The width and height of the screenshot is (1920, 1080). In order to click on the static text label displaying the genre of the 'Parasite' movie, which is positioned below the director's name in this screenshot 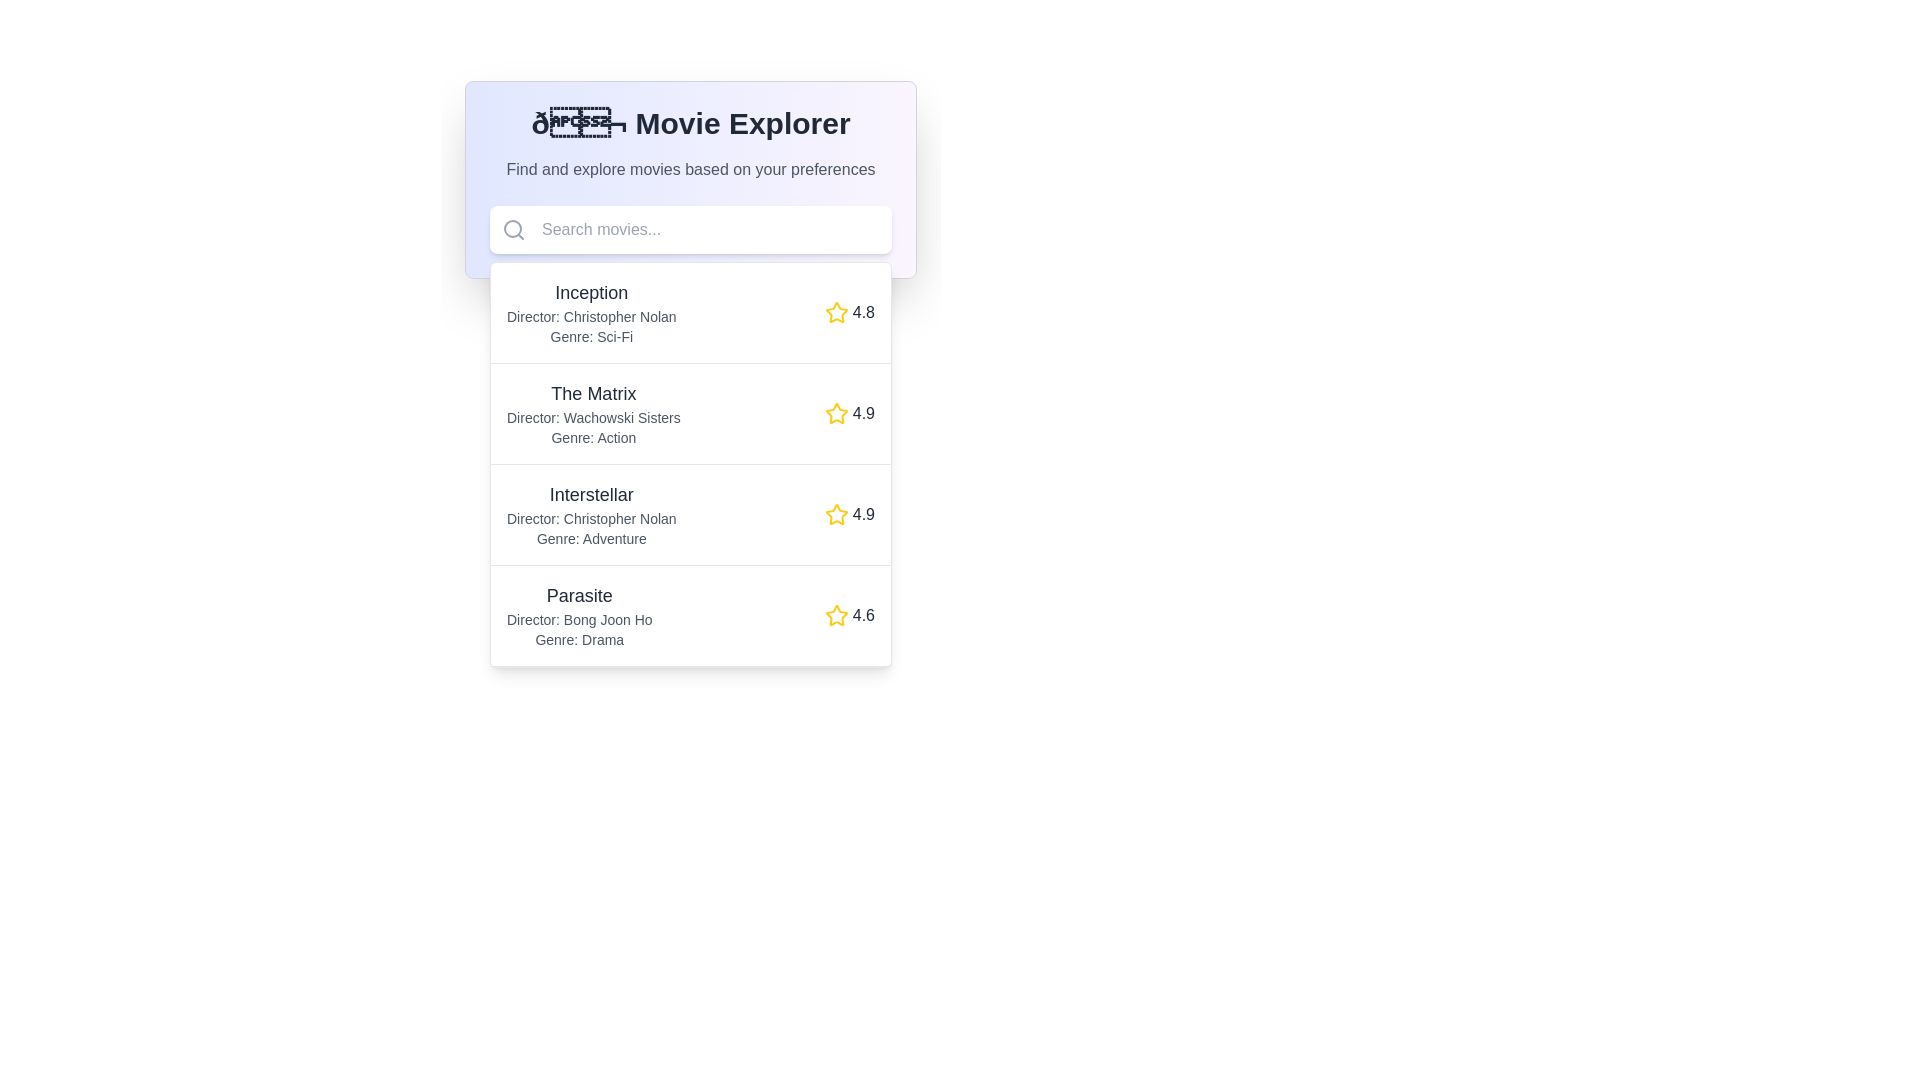, I will do `click(578, 640)`.